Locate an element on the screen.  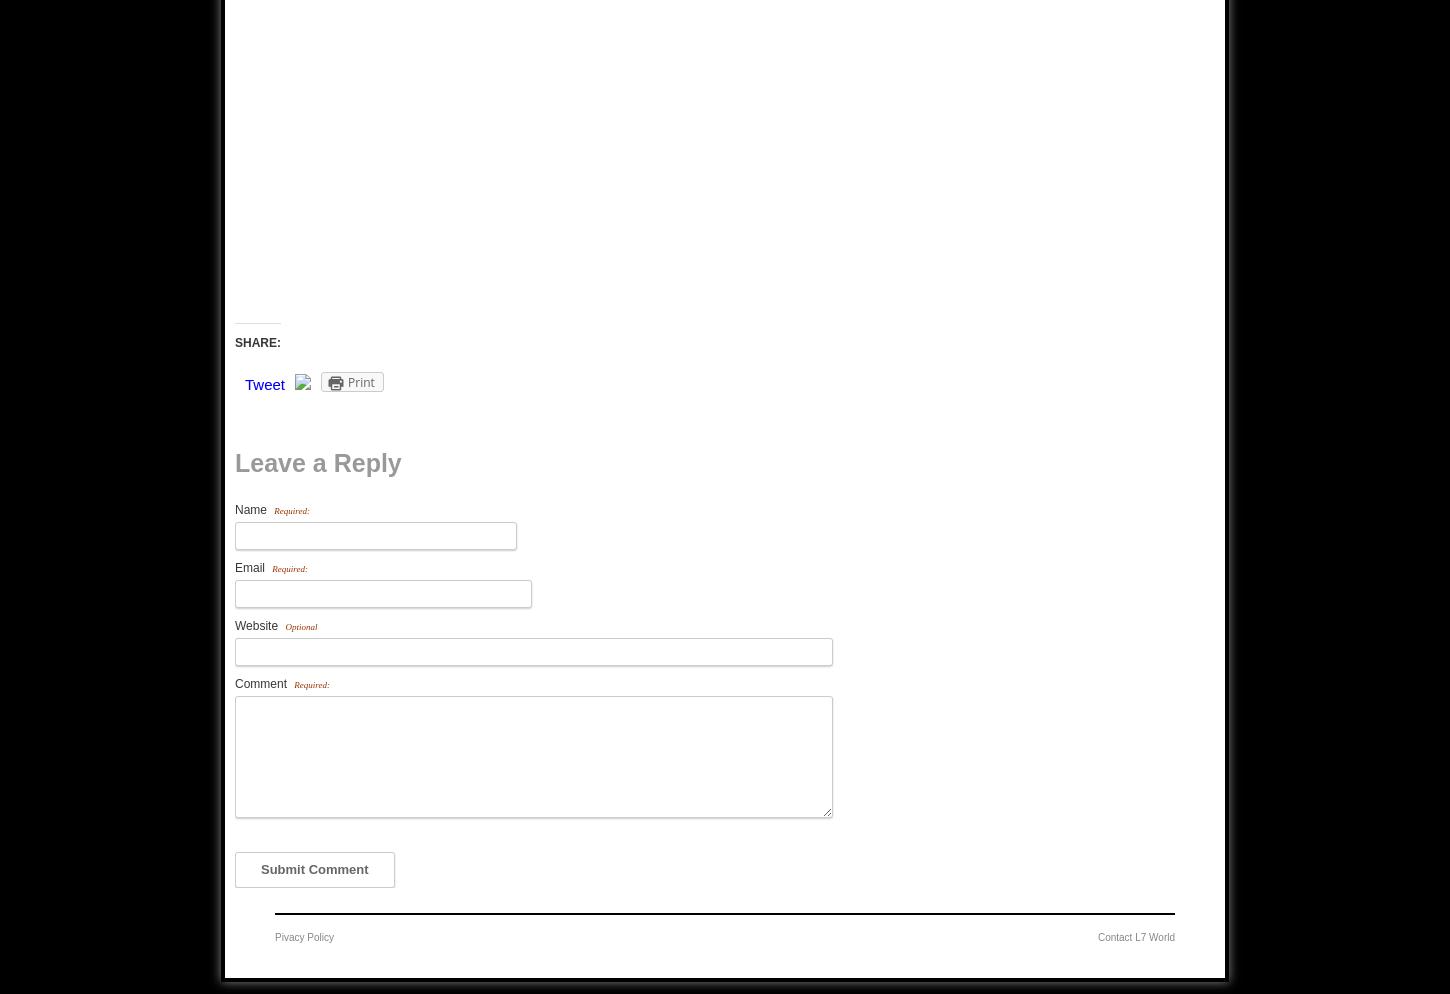
'Optional' is located at coordinates (285, 626).